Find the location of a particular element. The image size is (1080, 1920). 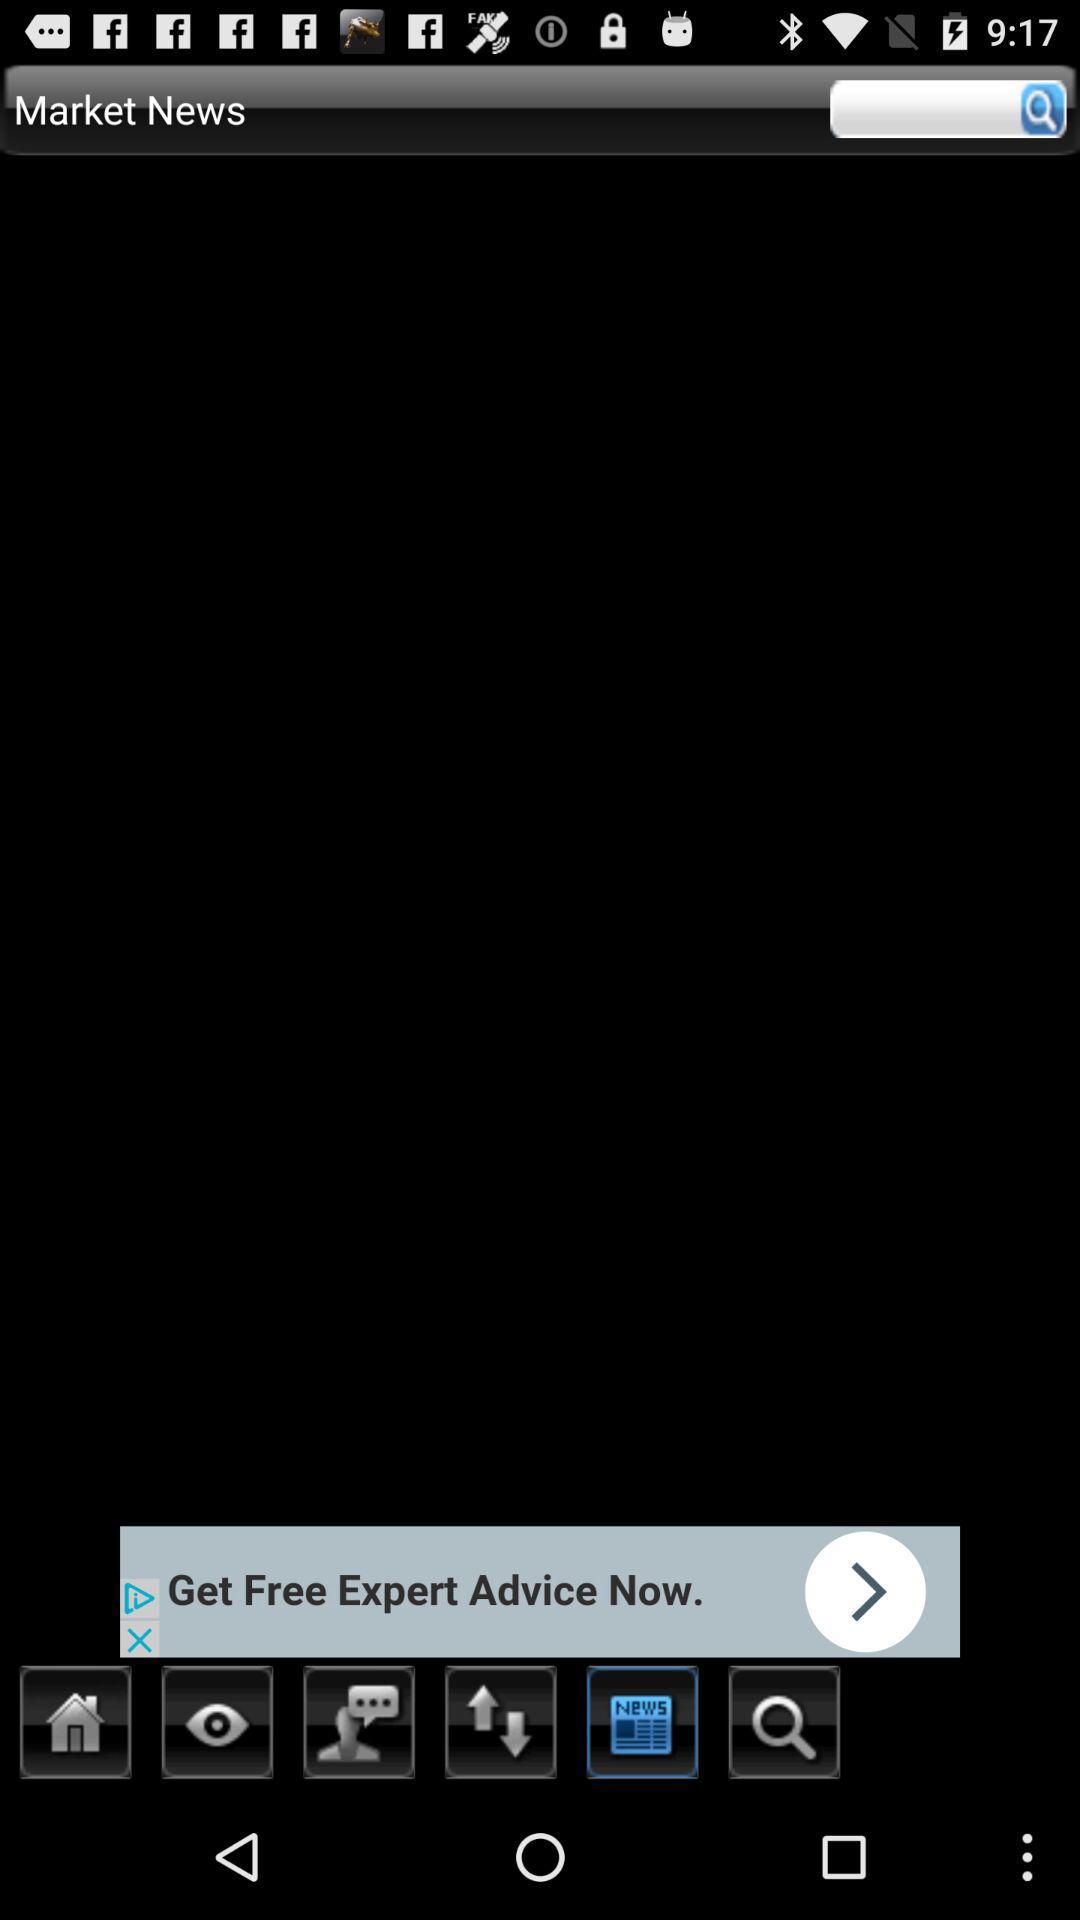

search button is located at coordinates (783, 1727).